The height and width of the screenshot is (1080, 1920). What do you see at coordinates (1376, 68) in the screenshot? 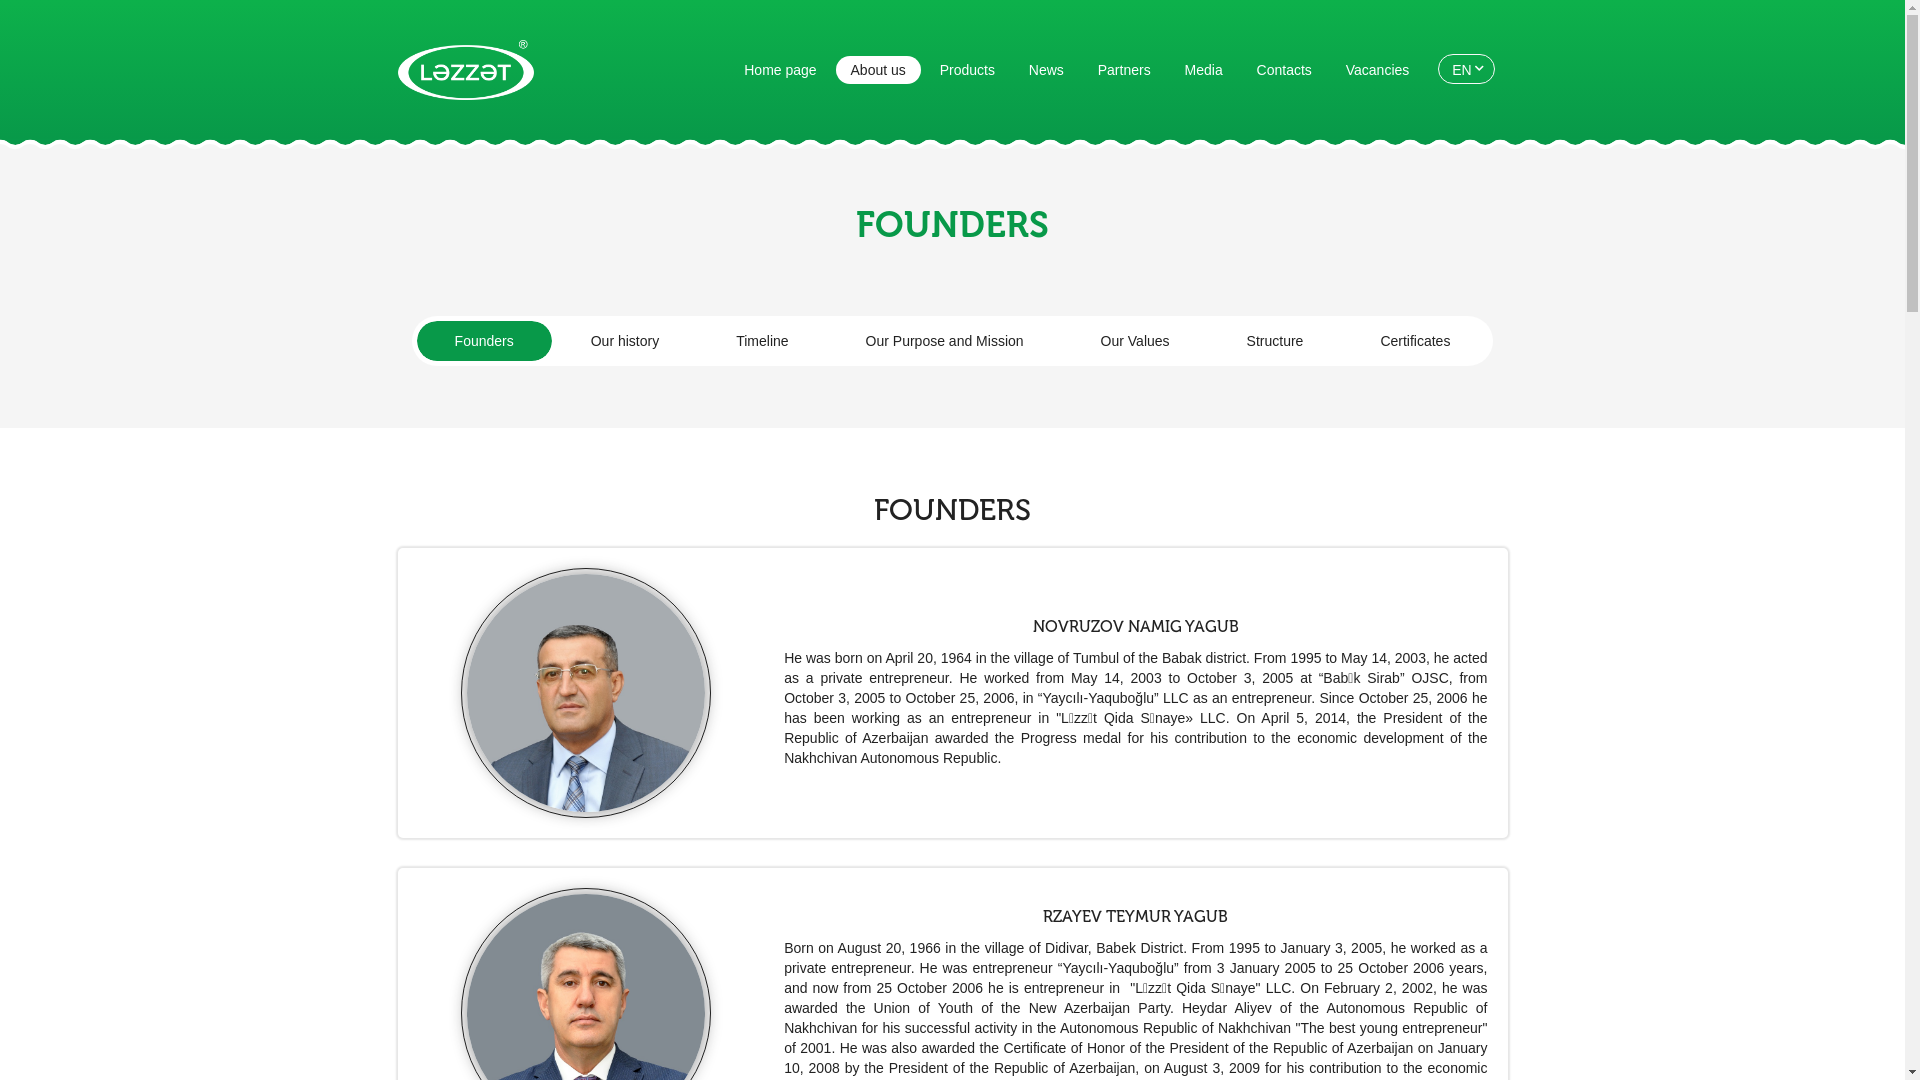
I see `'Vacancies'` at bounding box center [1376, 68].